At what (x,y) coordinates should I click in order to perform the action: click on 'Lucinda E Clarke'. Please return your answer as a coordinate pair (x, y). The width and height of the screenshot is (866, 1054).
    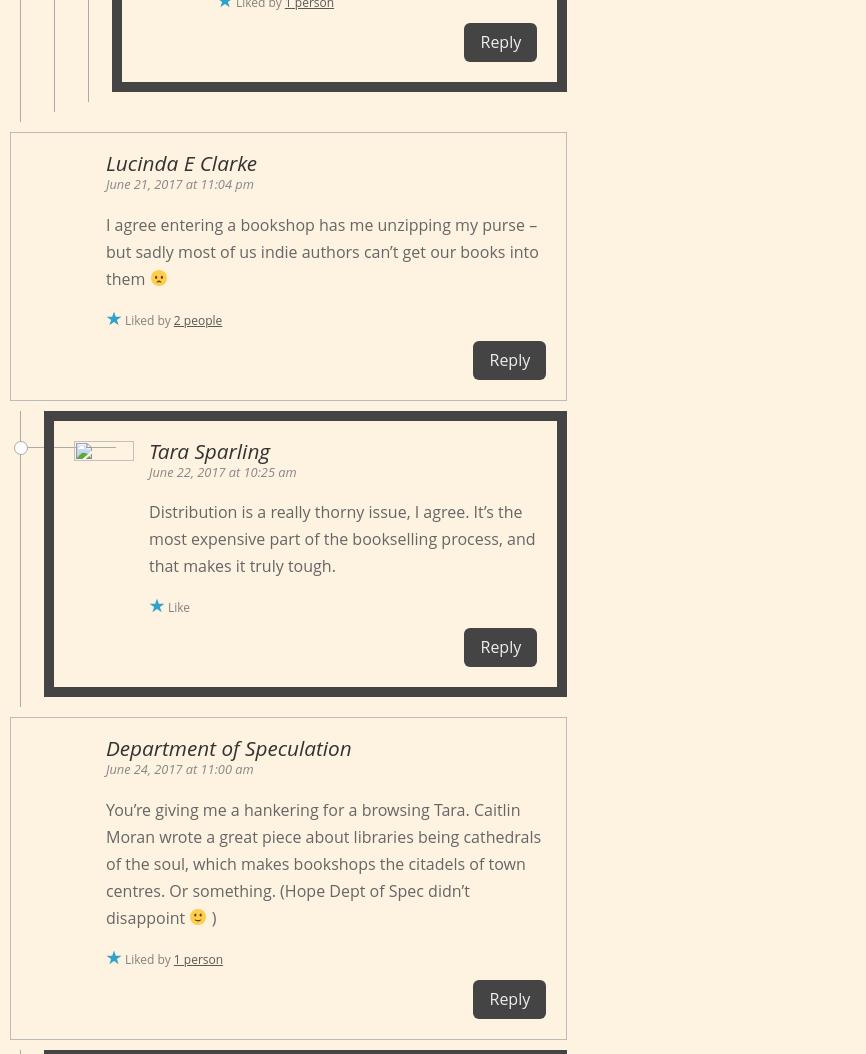
    Looking at the image, I should click on (181, 161).